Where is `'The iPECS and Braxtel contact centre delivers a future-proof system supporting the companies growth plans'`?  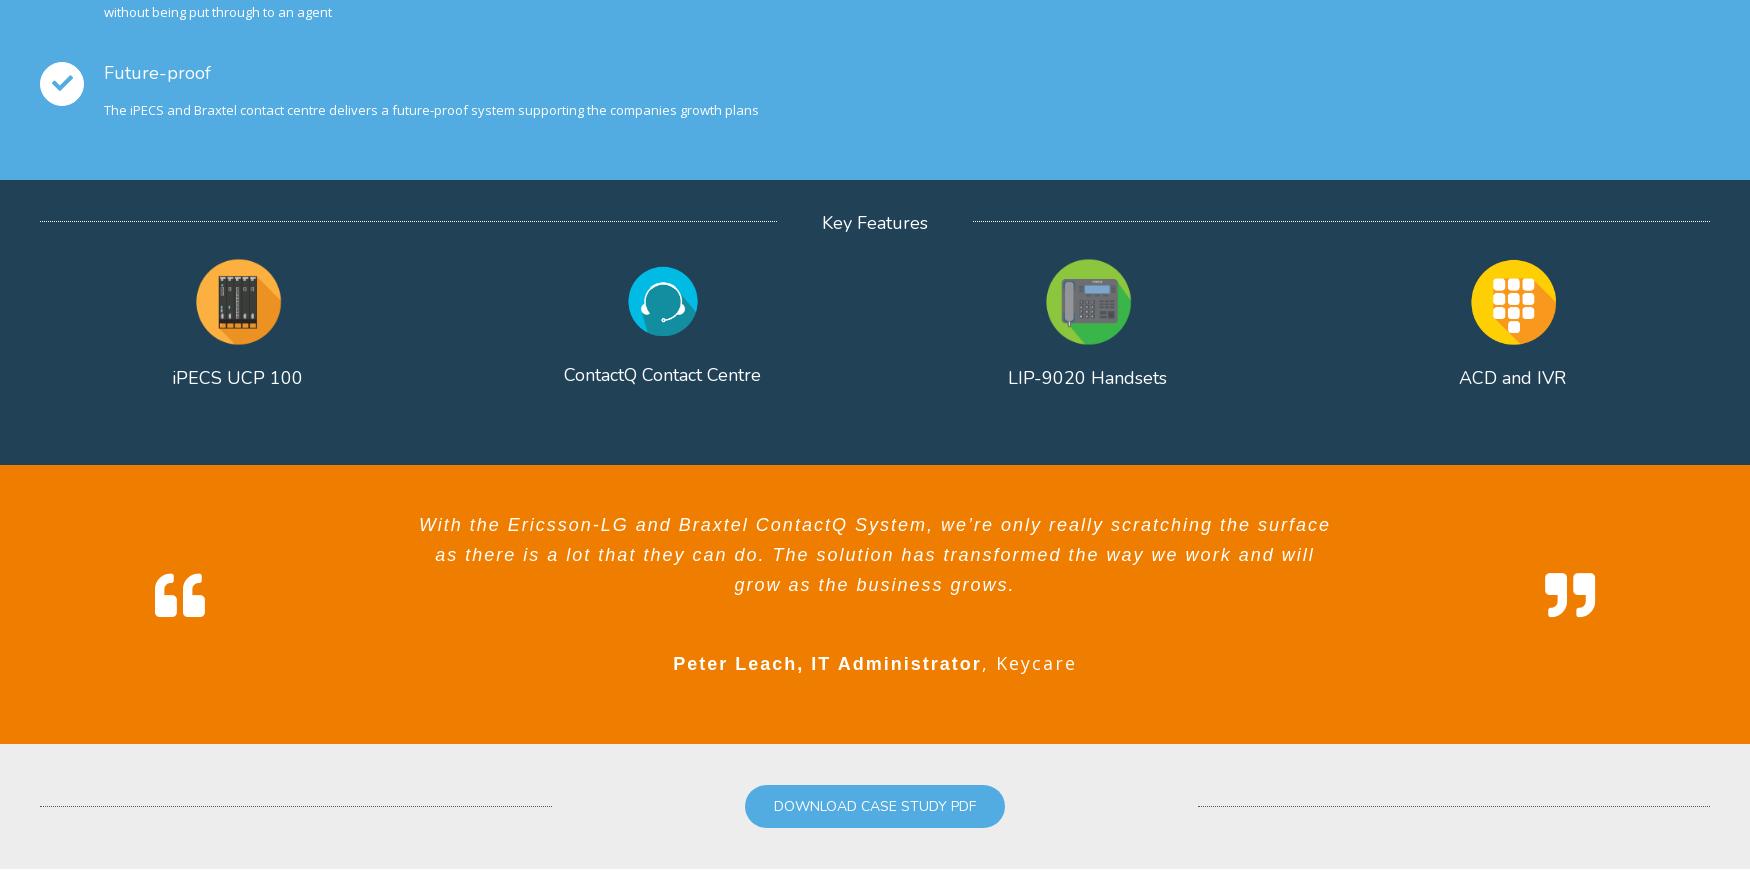 'The iPECS and Braxtel contact centre delivers a future-proof system supporting the companies growth plans' is located at coordinates (430, 110).